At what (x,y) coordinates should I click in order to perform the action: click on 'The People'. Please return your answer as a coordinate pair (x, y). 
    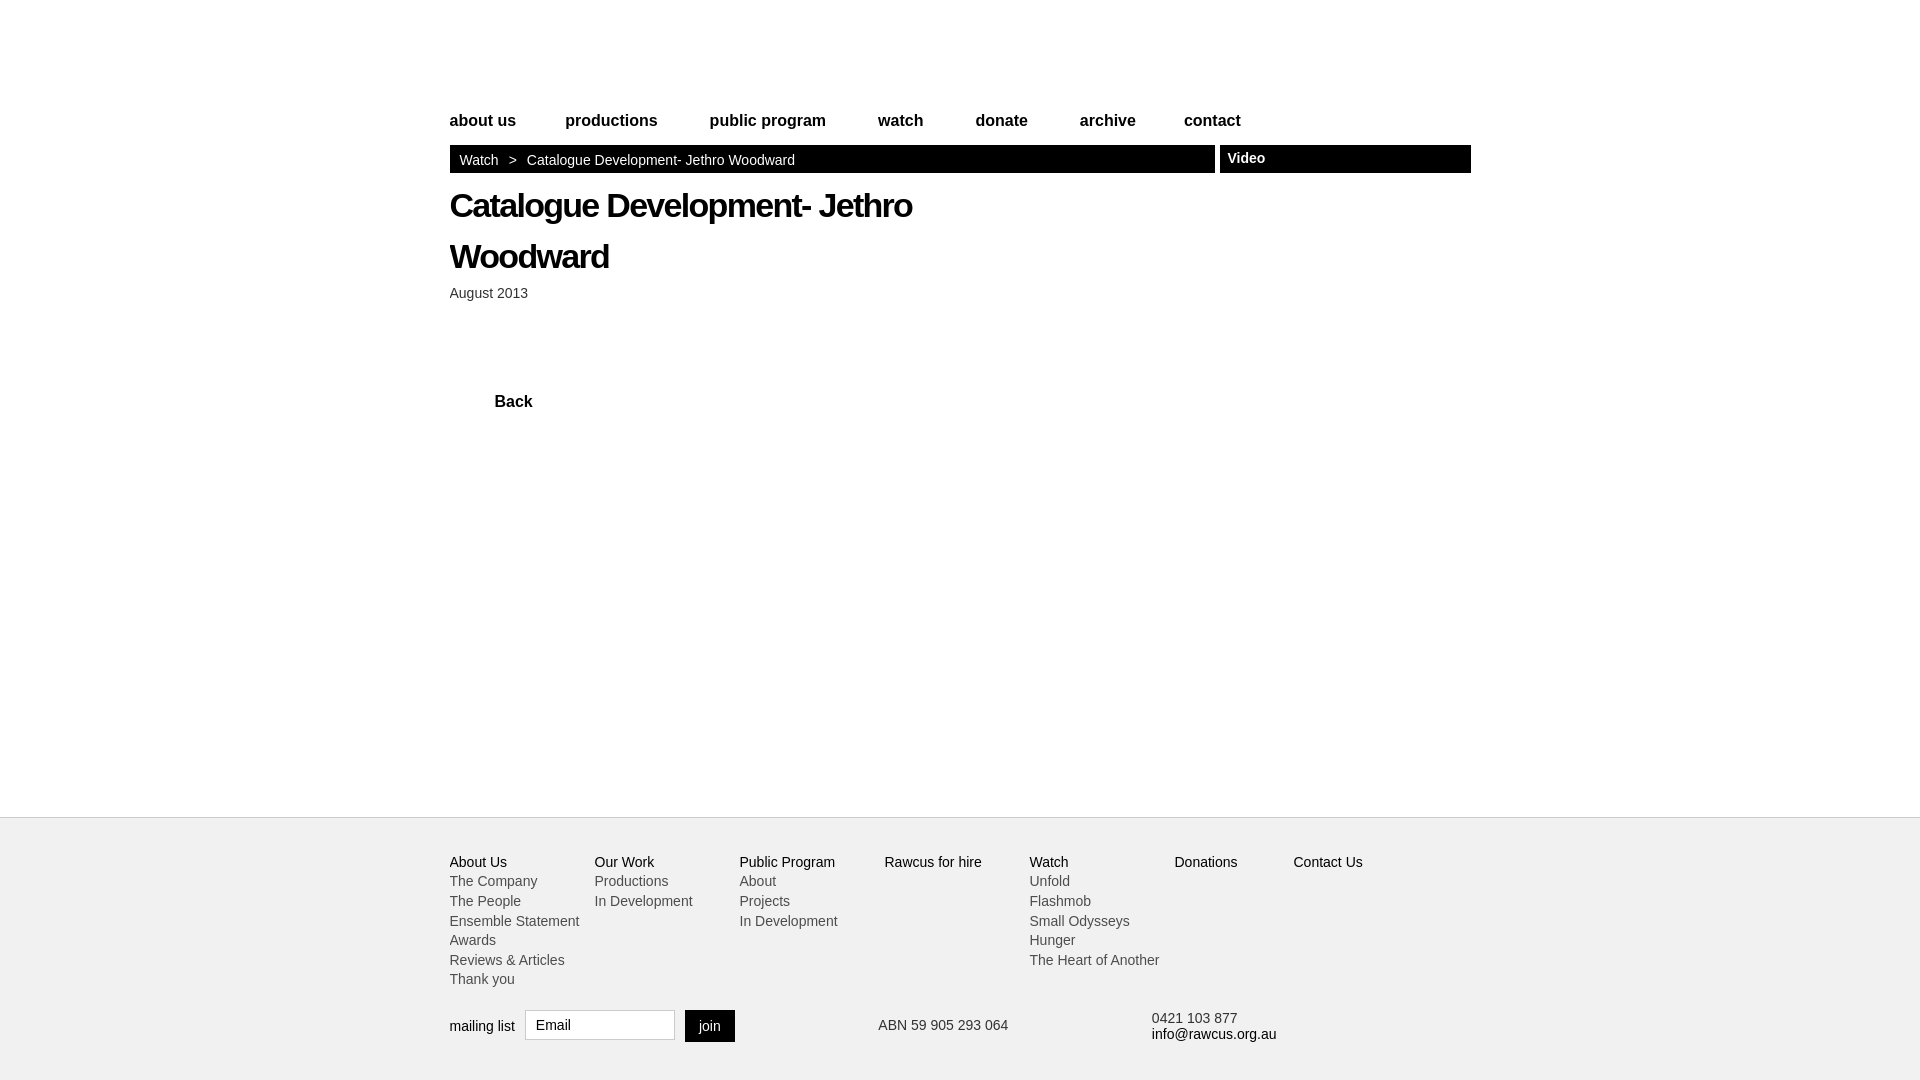
    Looking at the image, I should click on (485, 901).